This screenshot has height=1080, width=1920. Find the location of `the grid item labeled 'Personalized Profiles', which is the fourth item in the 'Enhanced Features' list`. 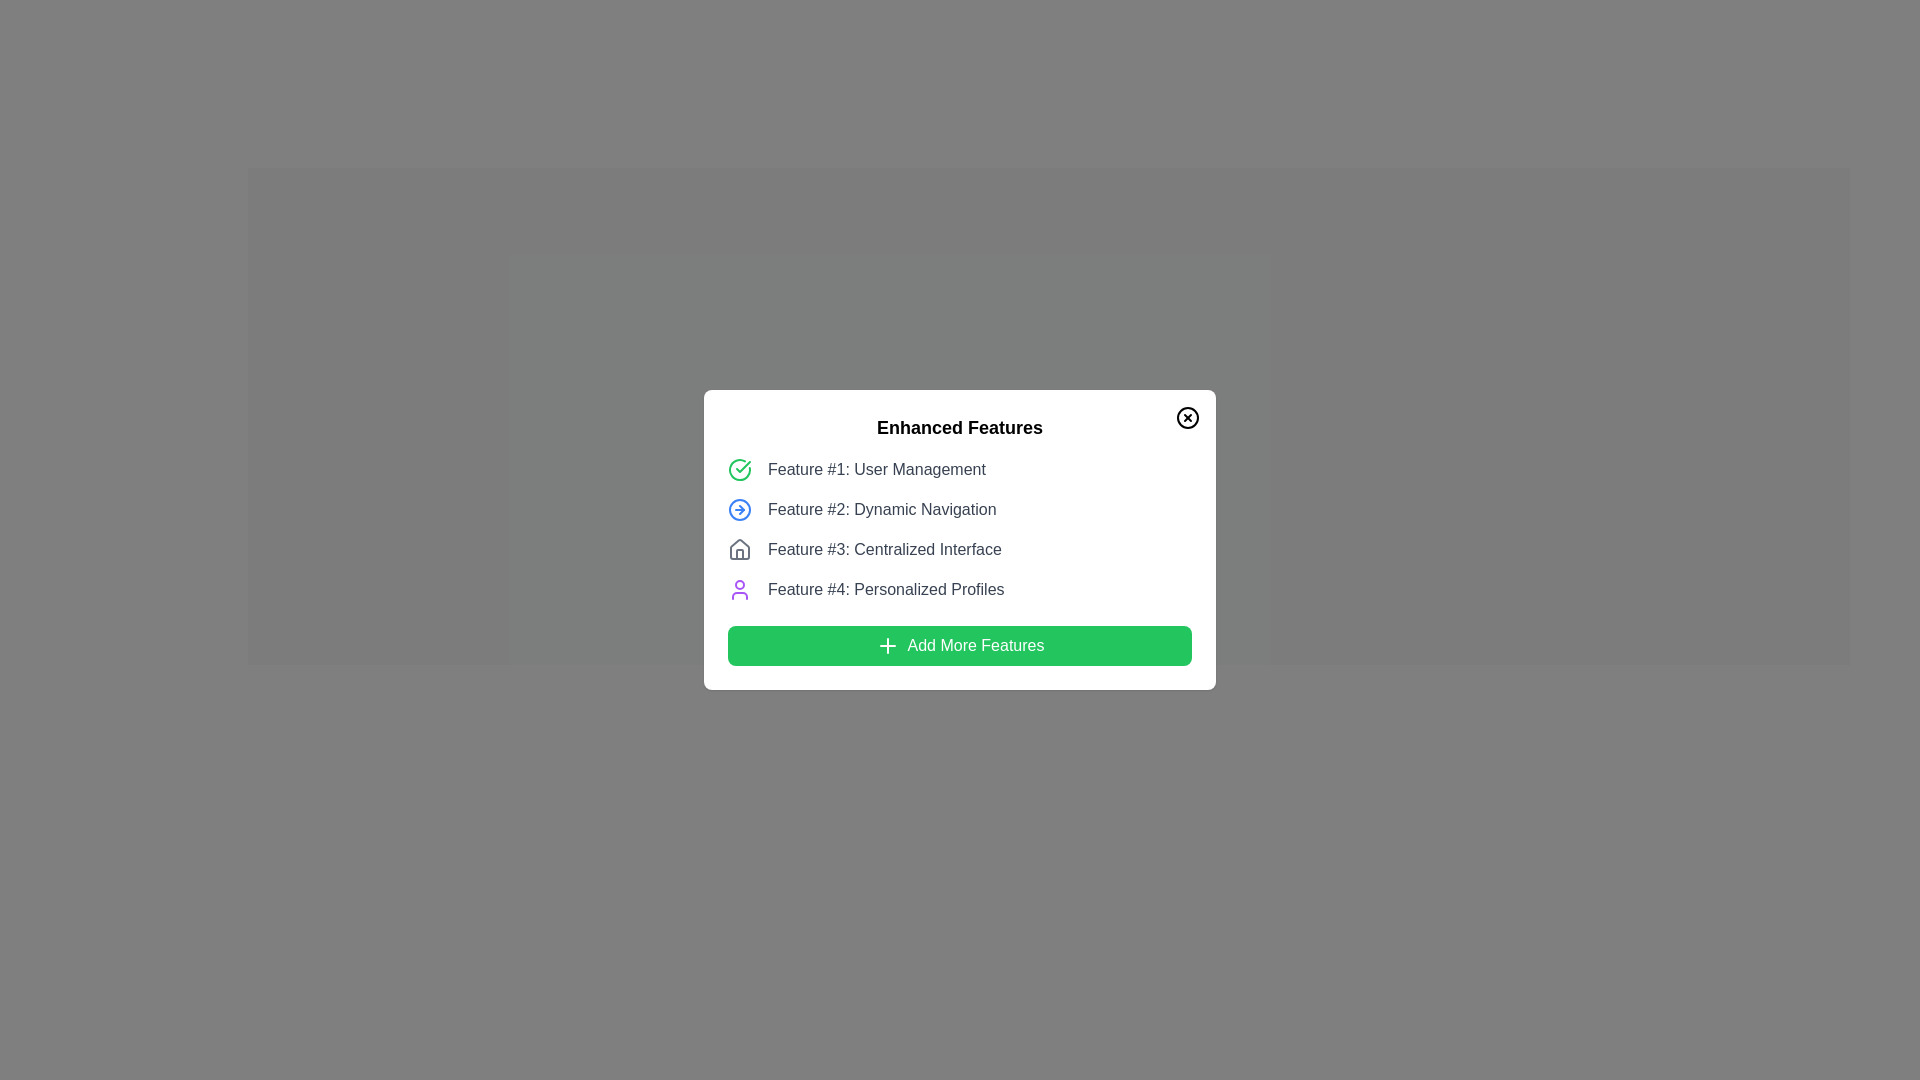

the grid item labeled 'Personalized Profiles', which is the fourth item in the 'Enhanced Features' list is located at coordinates (960, 589).